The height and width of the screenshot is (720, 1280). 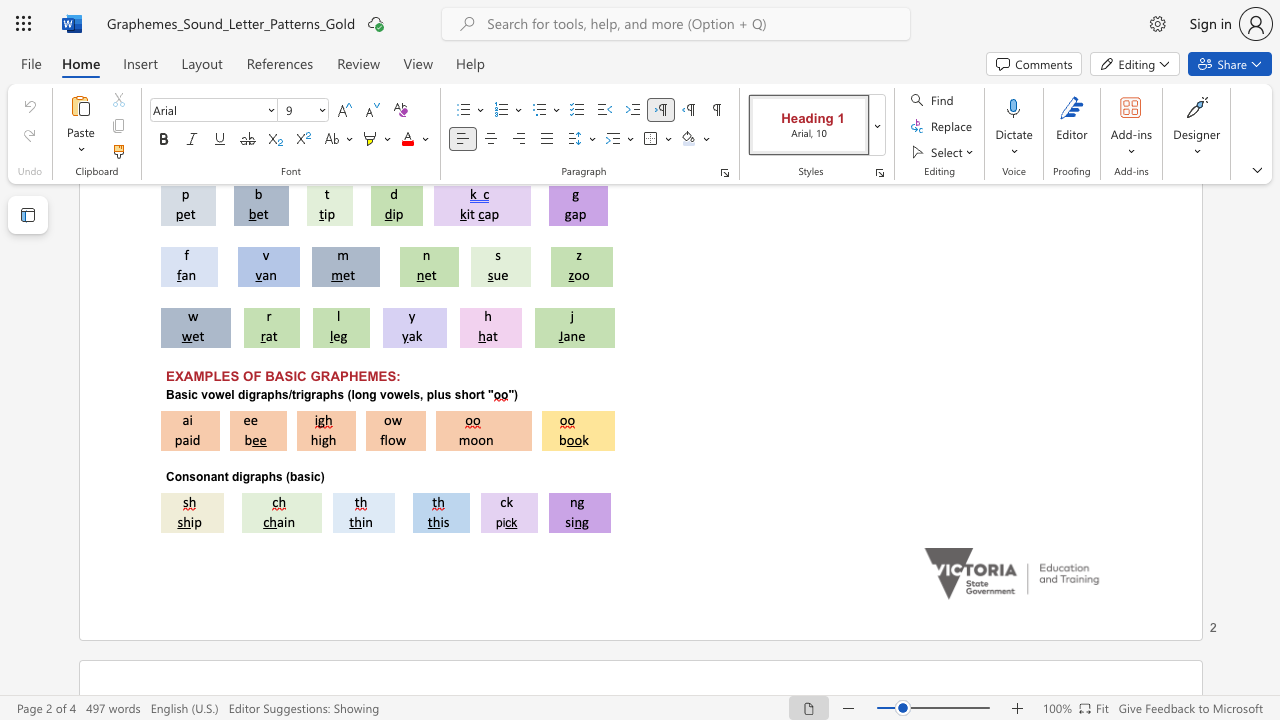 I want to click on the subset text "onsonant" within the text "Consonant digraphs (basic)", so click(x=174, y=477).